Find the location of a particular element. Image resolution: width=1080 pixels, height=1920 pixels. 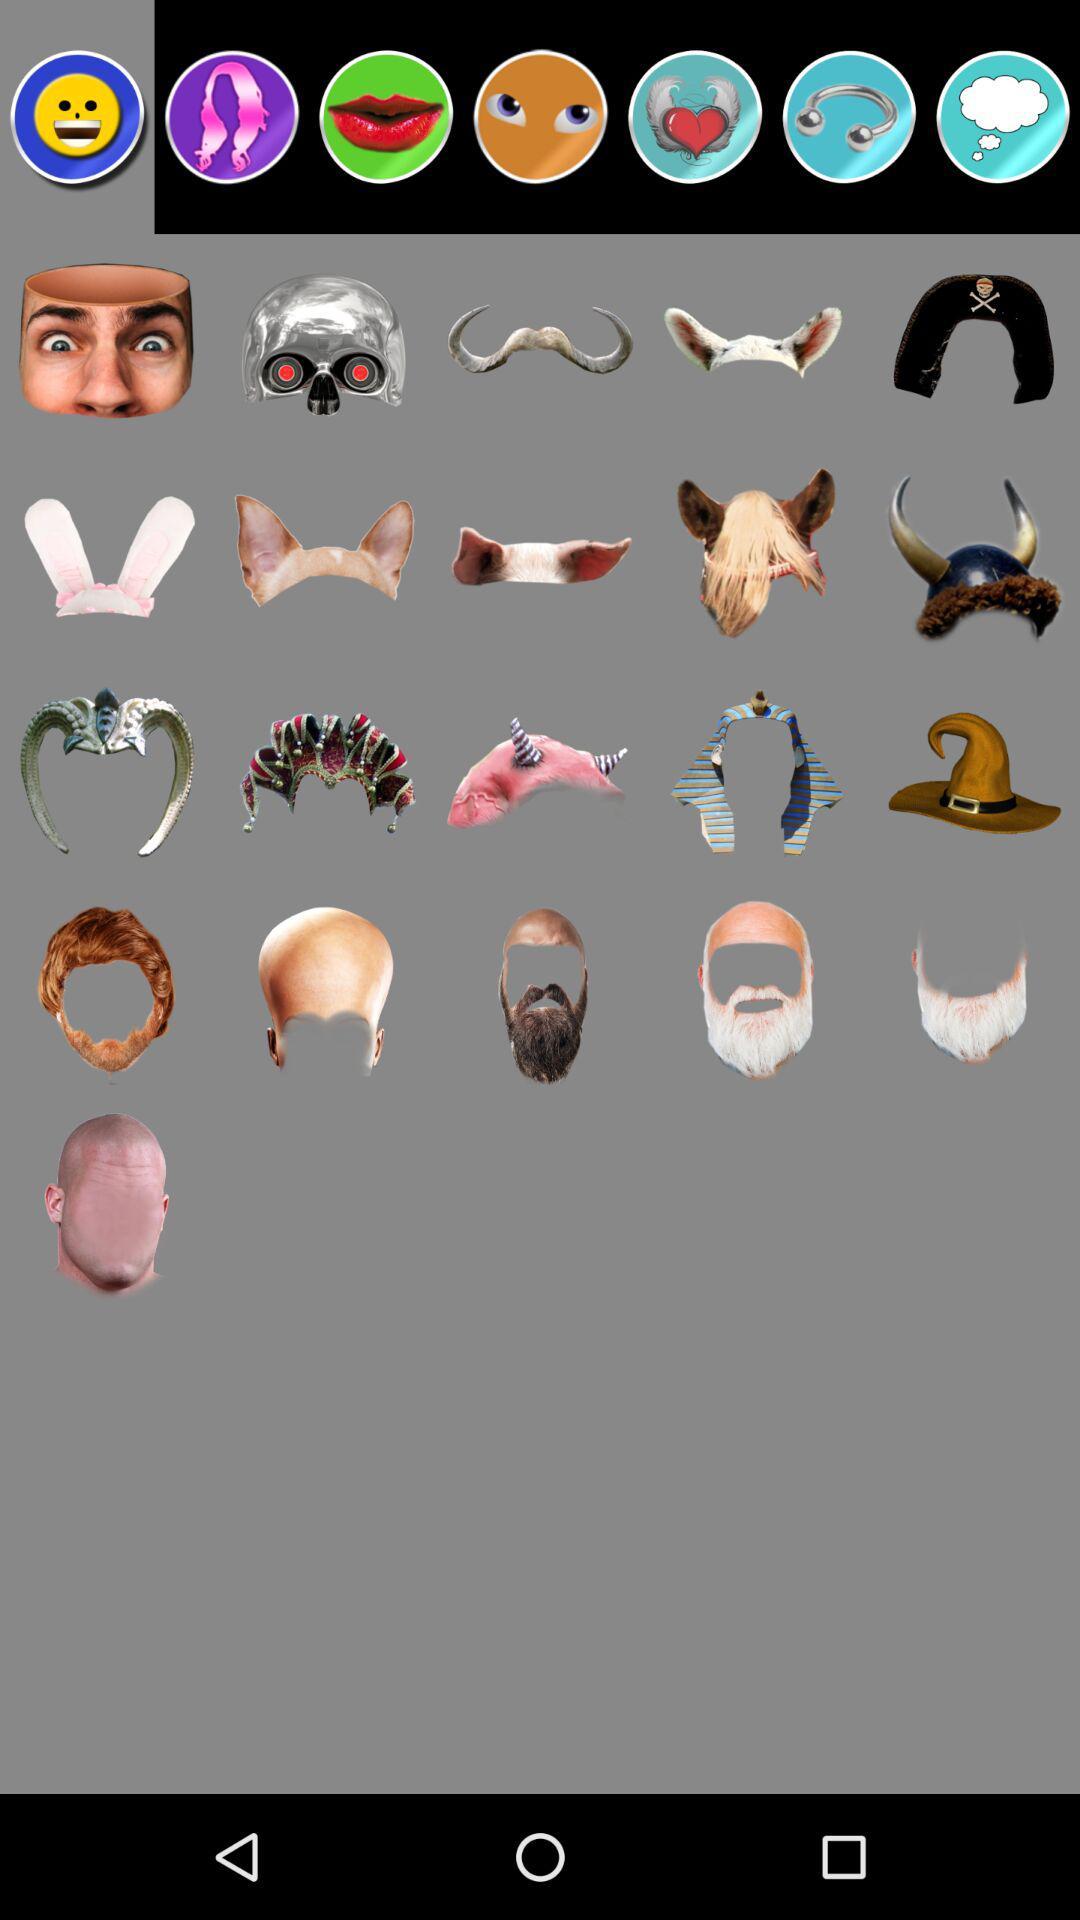

eyes emoji is located at coordinates (540, 115).